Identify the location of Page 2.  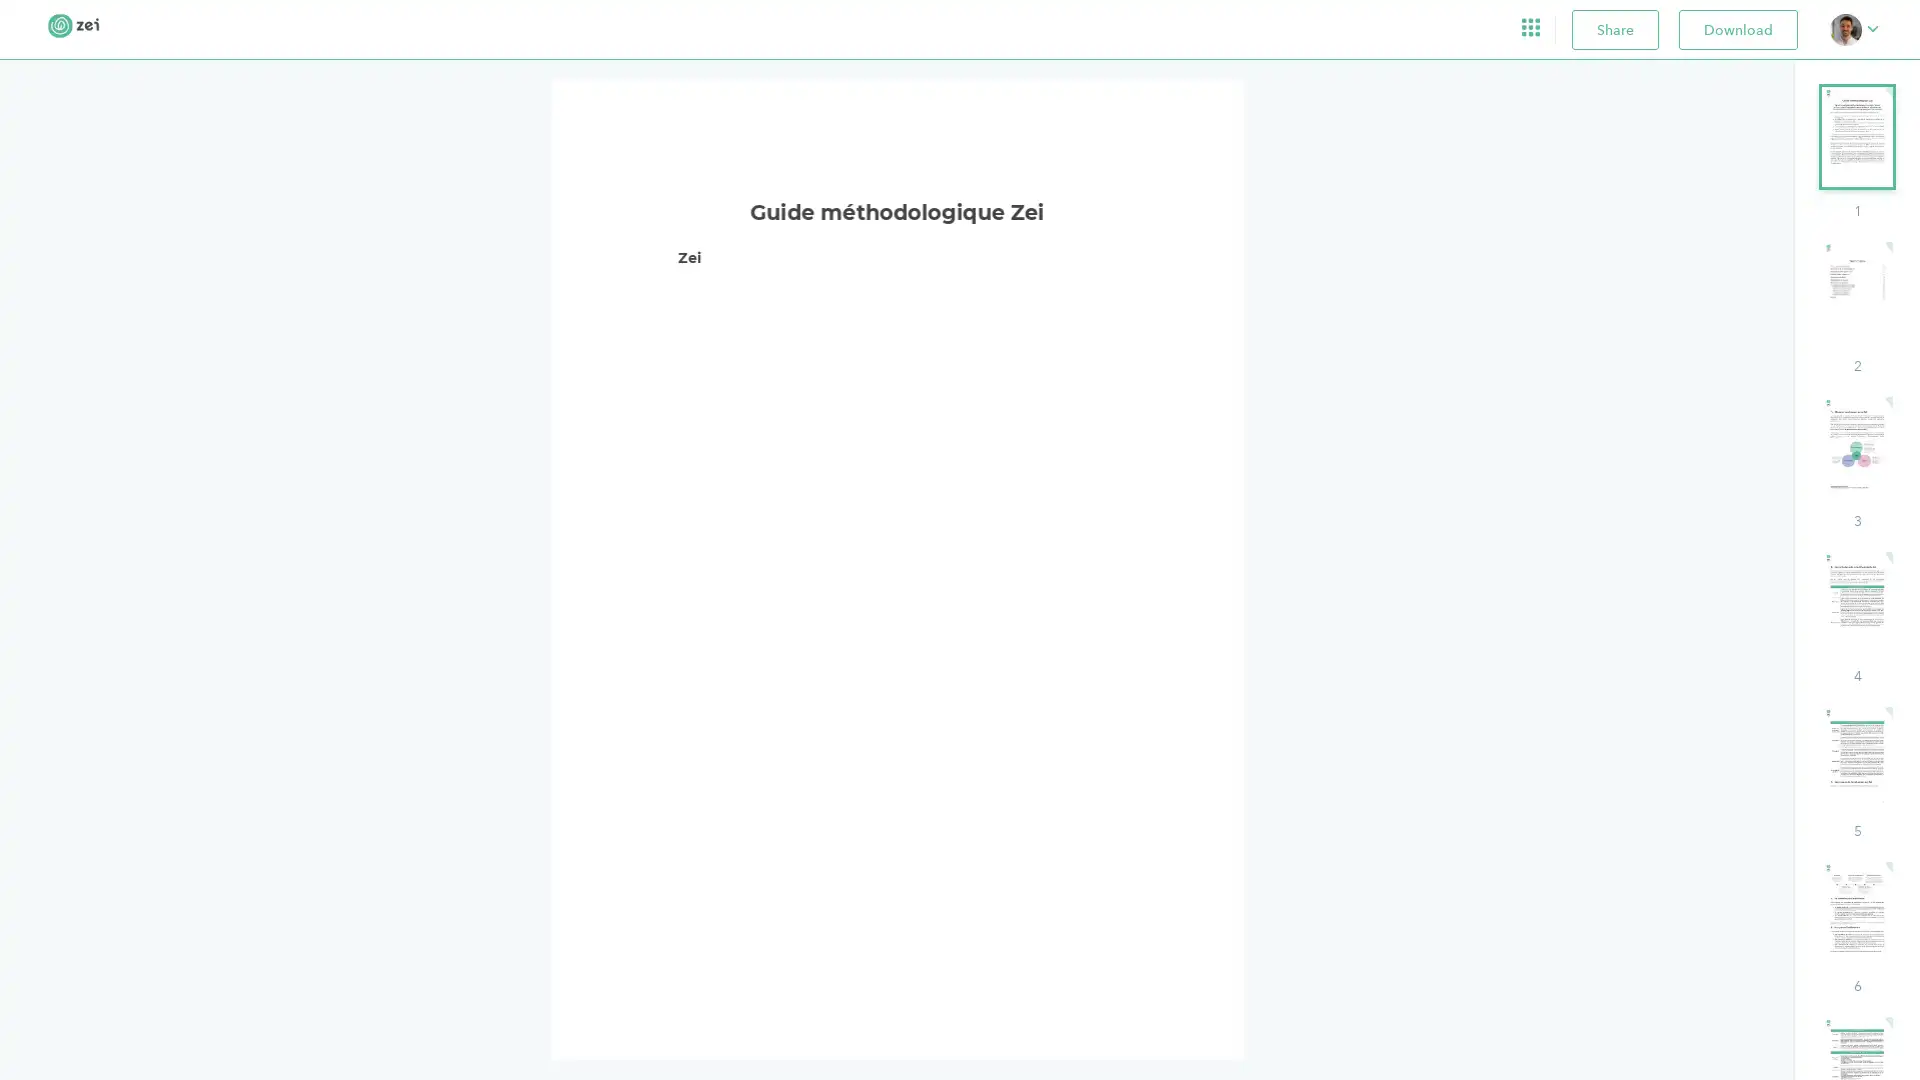
(1856, 308).